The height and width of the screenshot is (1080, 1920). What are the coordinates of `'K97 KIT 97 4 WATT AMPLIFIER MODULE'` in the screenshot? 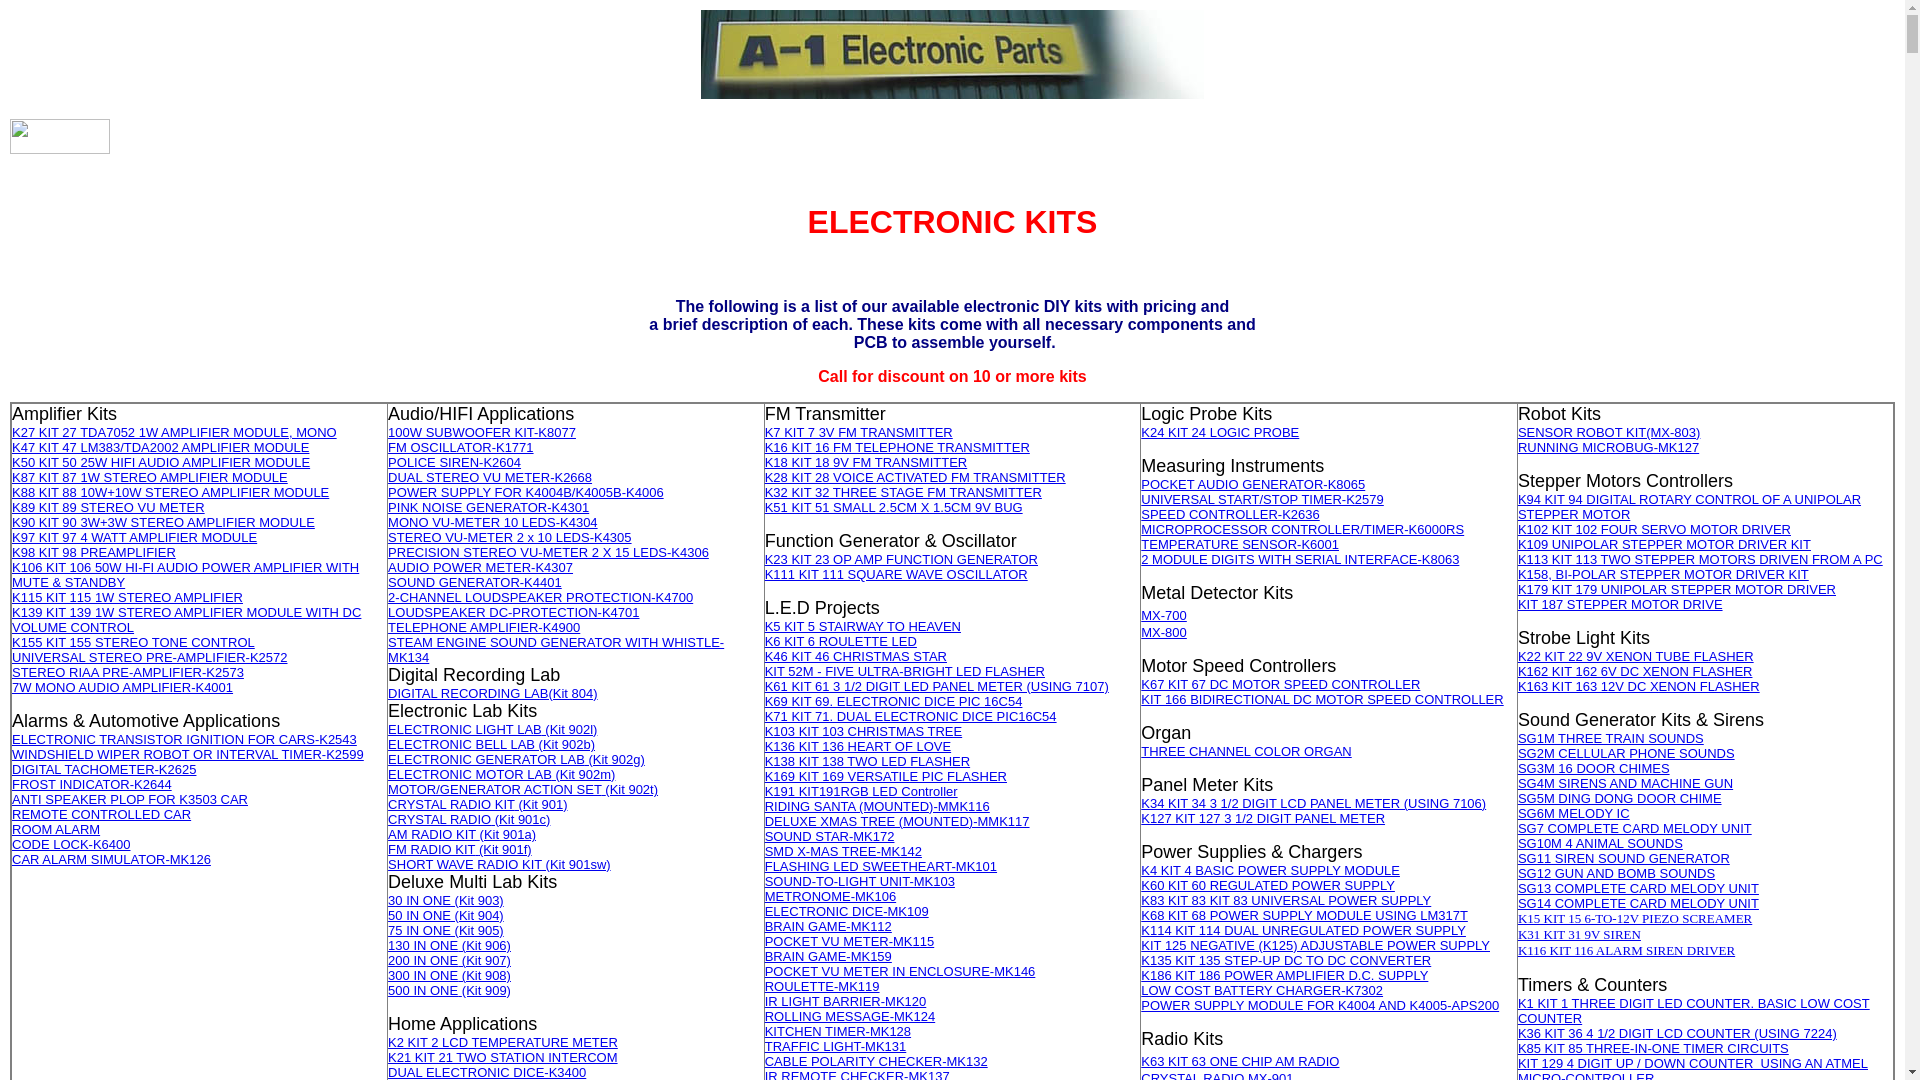 It's located at (133, 536).